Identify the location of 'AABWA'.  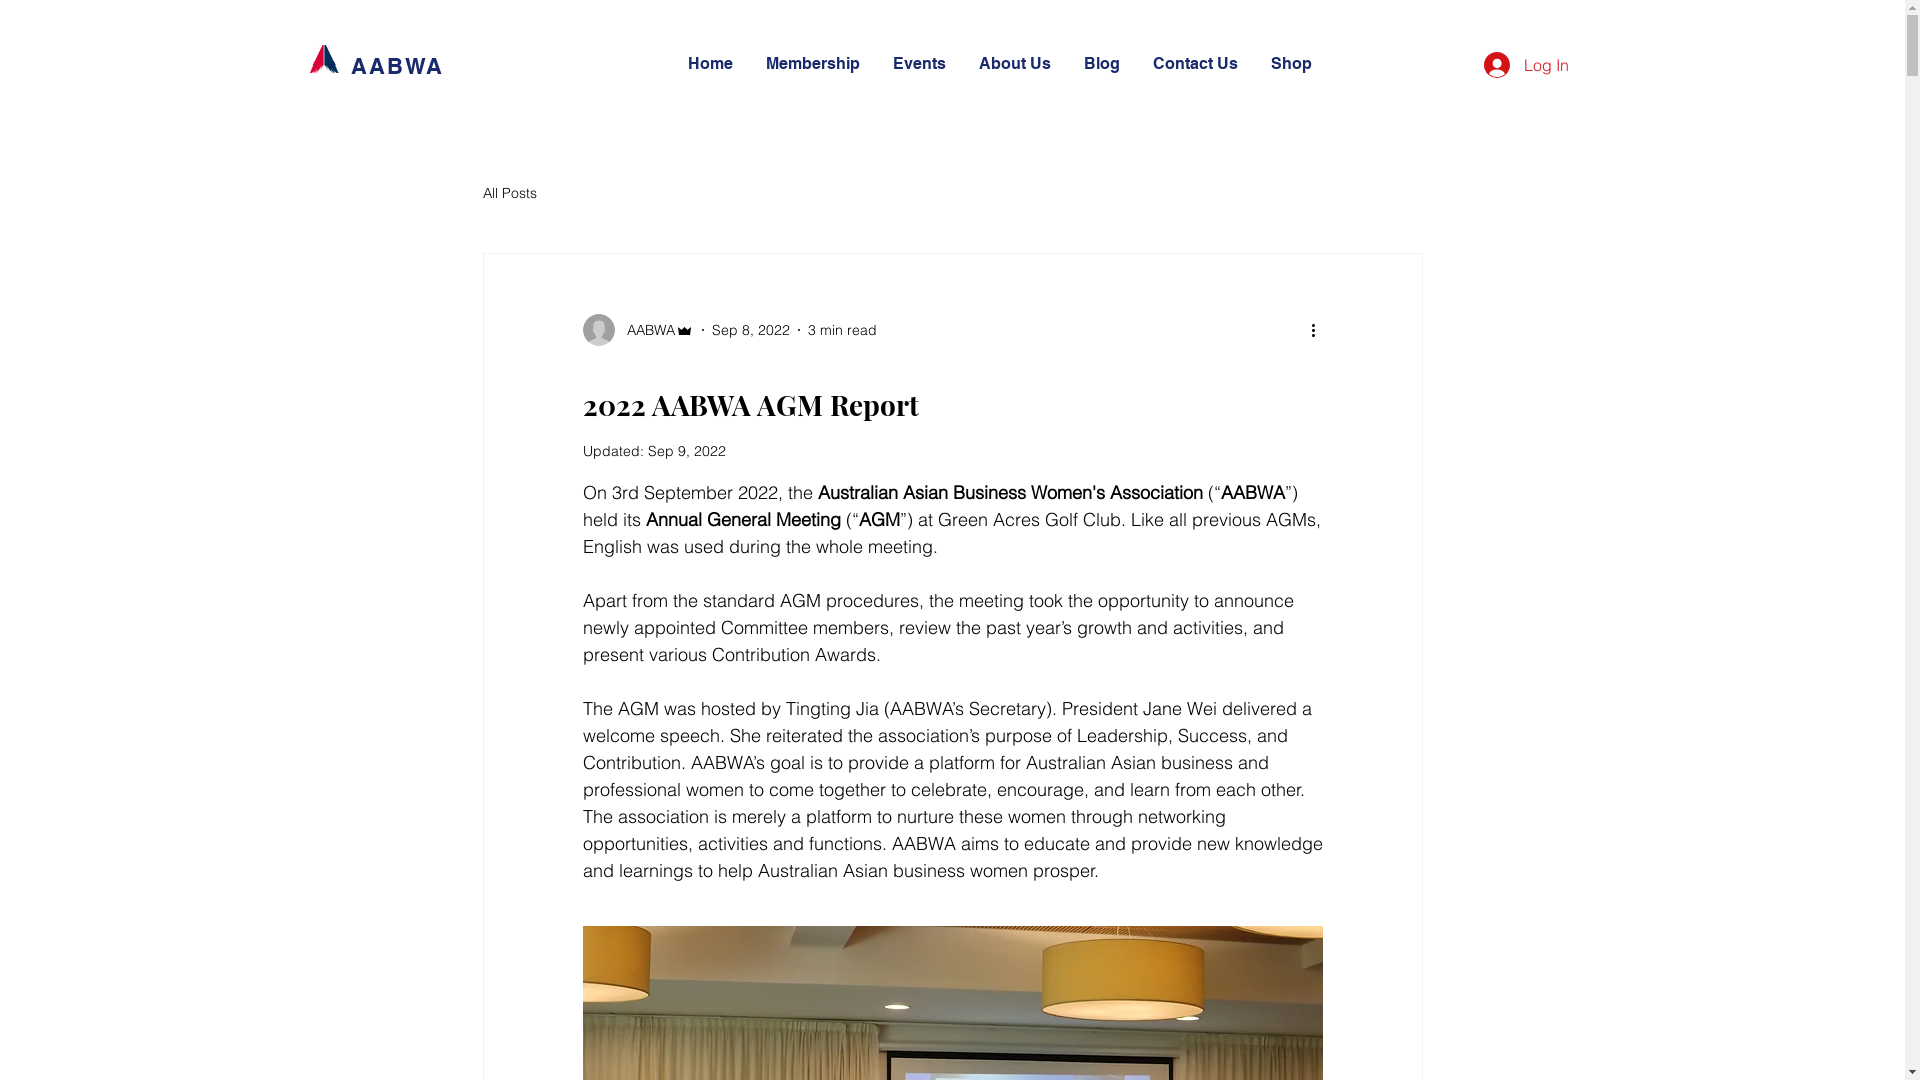
(580, 329).